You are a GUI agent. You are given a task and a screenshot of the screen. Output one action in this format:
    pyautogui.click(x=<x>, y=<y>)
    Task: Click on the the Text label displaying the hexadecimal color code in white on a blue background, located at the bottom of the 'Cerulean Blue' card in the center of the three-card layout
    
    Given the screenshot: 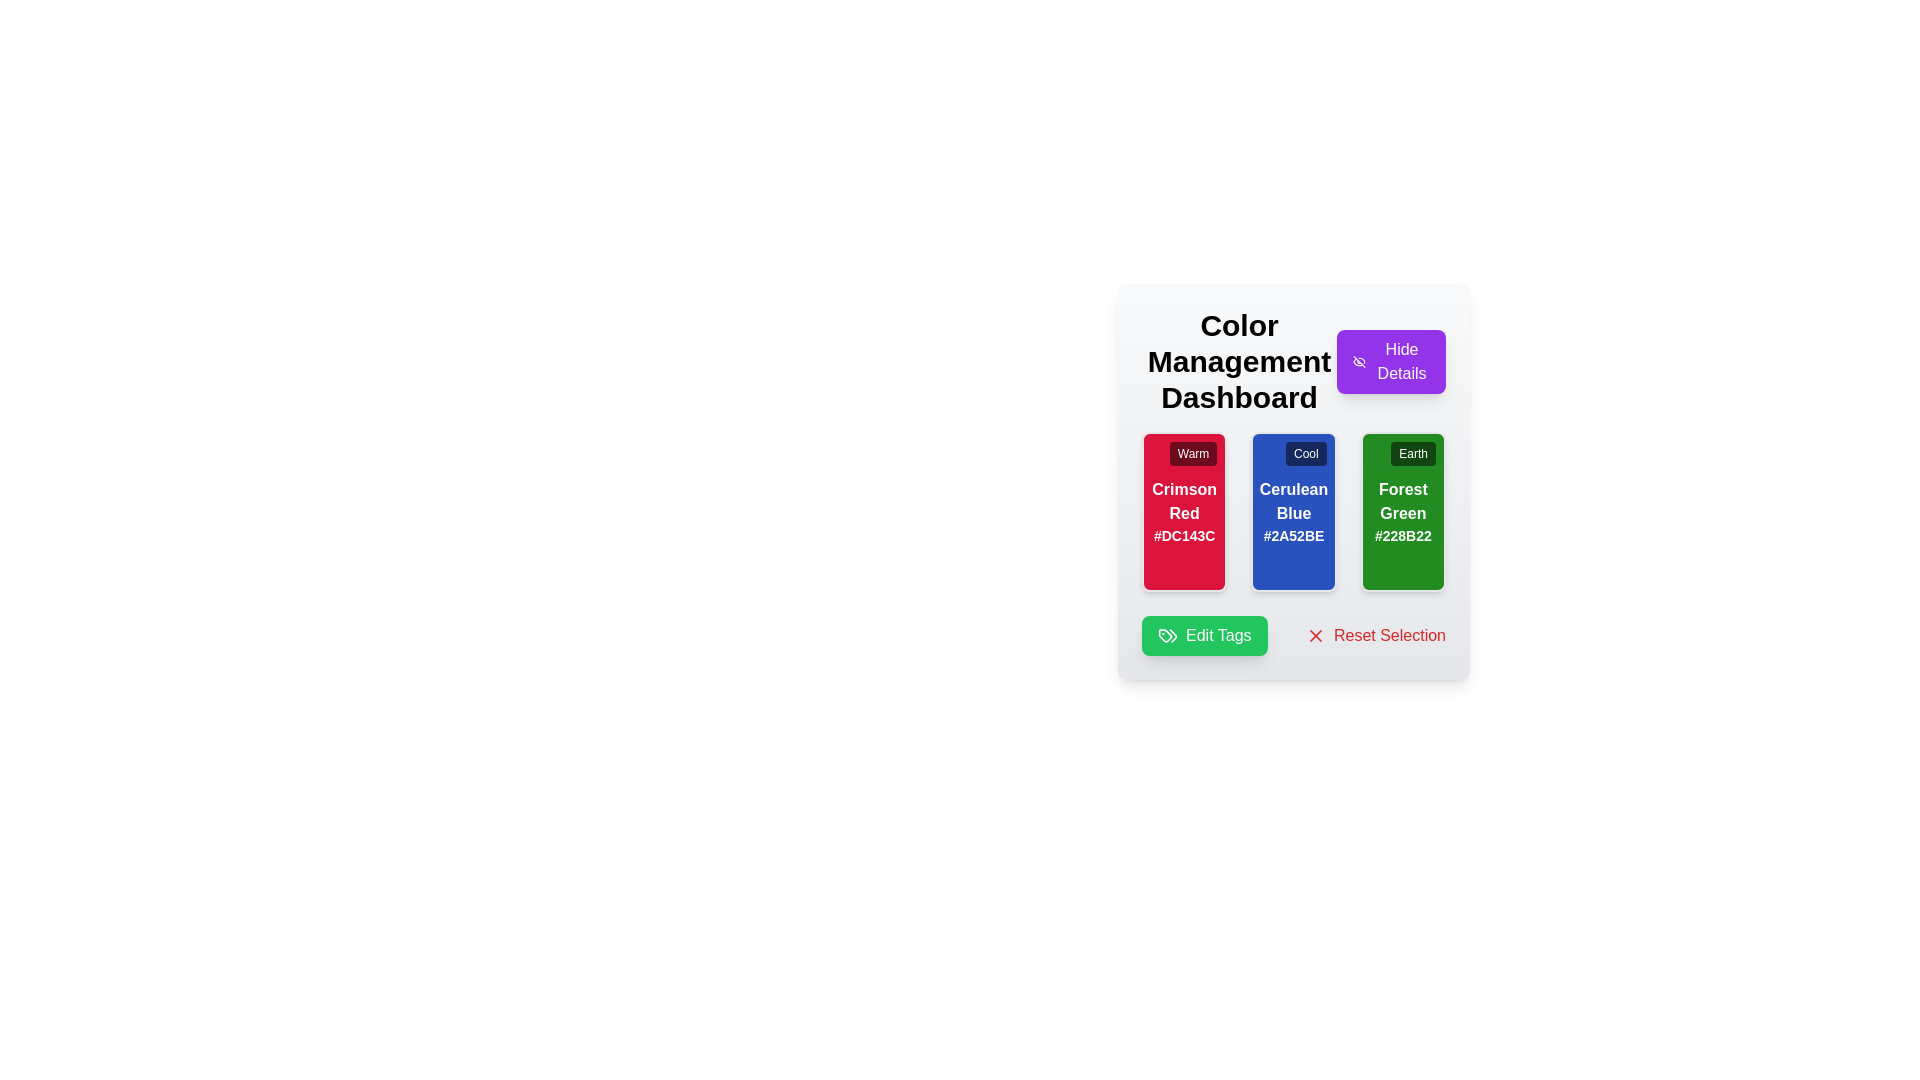 What is the action you would take?
    pyautogui.click(x=1294, y=535)
    